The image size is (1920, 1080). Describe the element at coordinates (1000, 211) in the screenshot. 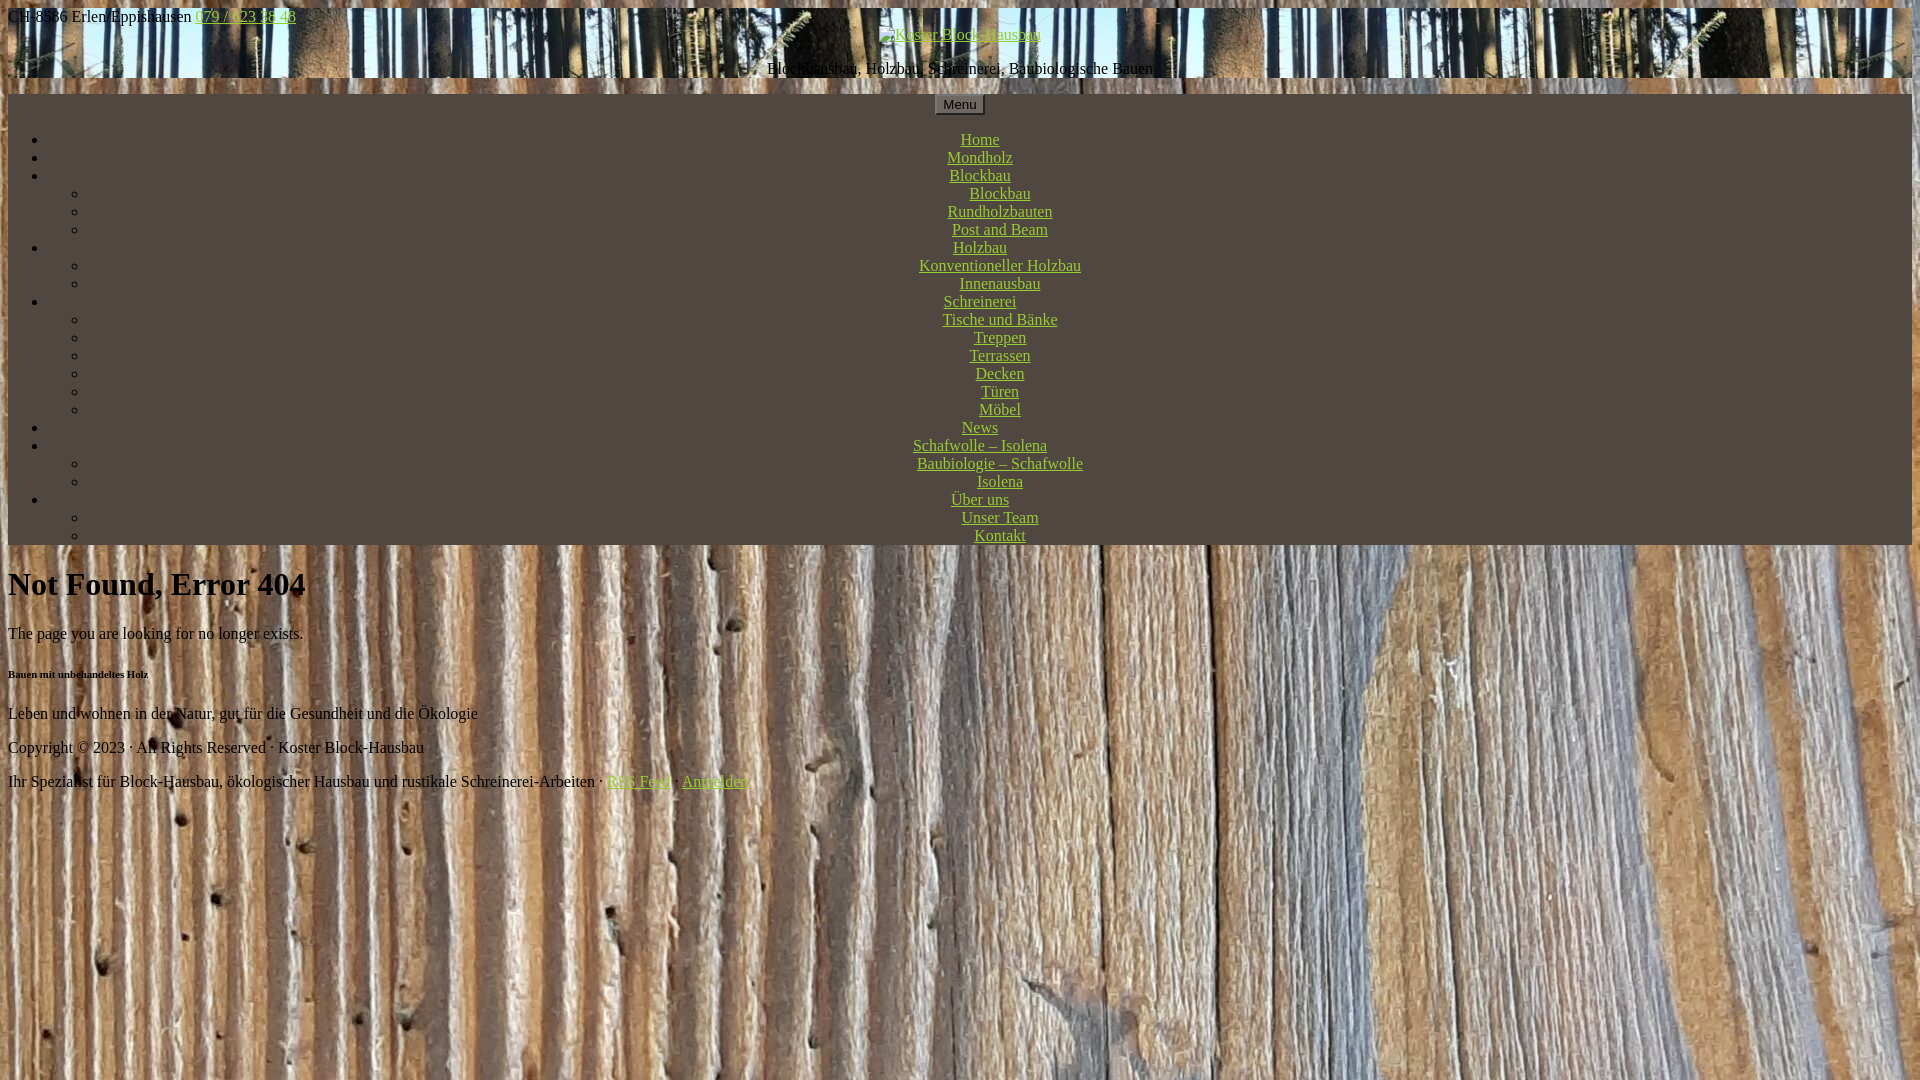

I see `'Rundholzbauten'` at that location.